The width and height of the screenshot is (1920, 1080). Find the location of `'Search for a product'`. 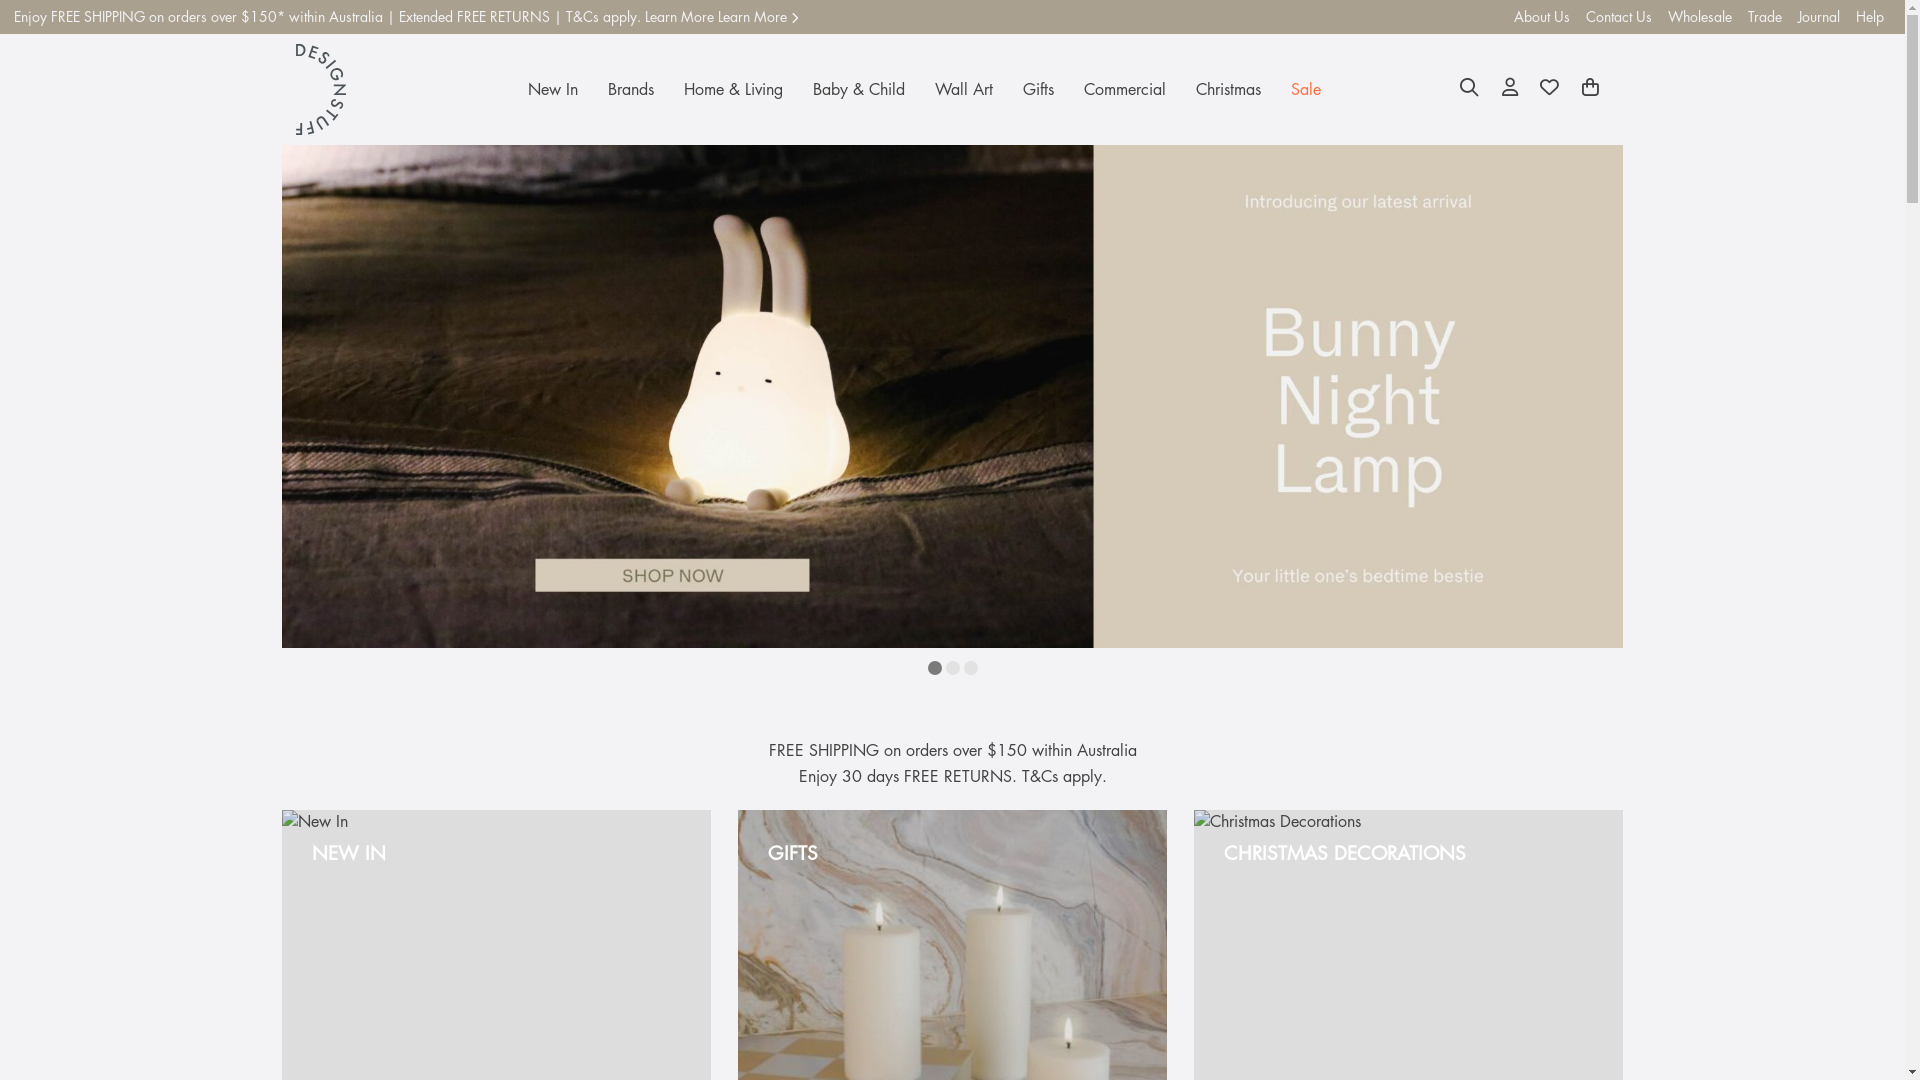

'Search for a product' is located at coordinates (1469, 88).